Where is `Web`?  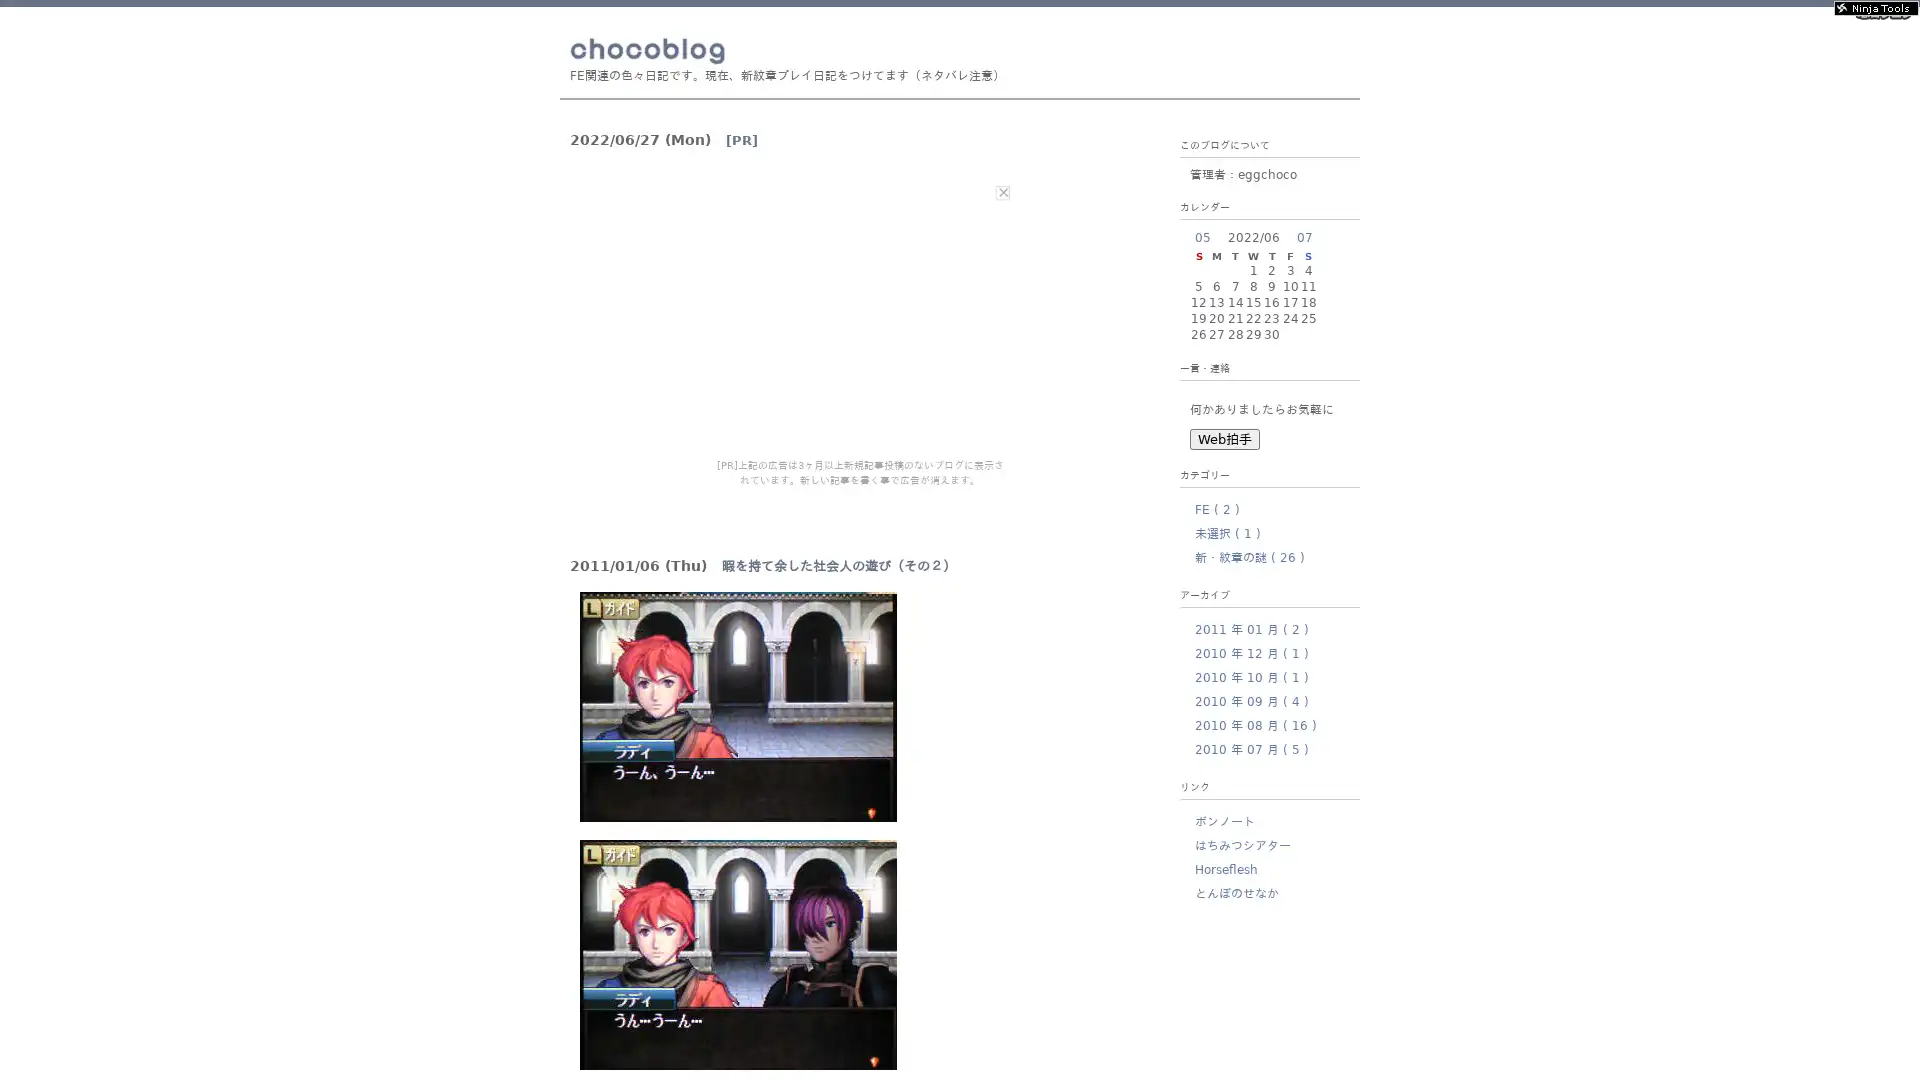
Web is located at coordinates (1223, 438).